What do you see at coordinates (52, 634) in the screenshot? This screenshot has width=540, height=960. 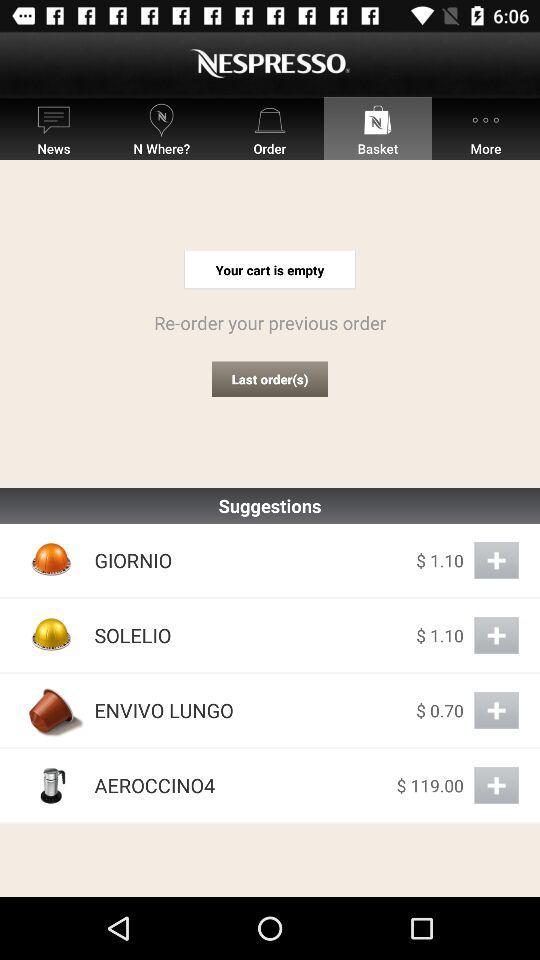 I see `the second icon below the suggestions` at bounding box center [52, 634].